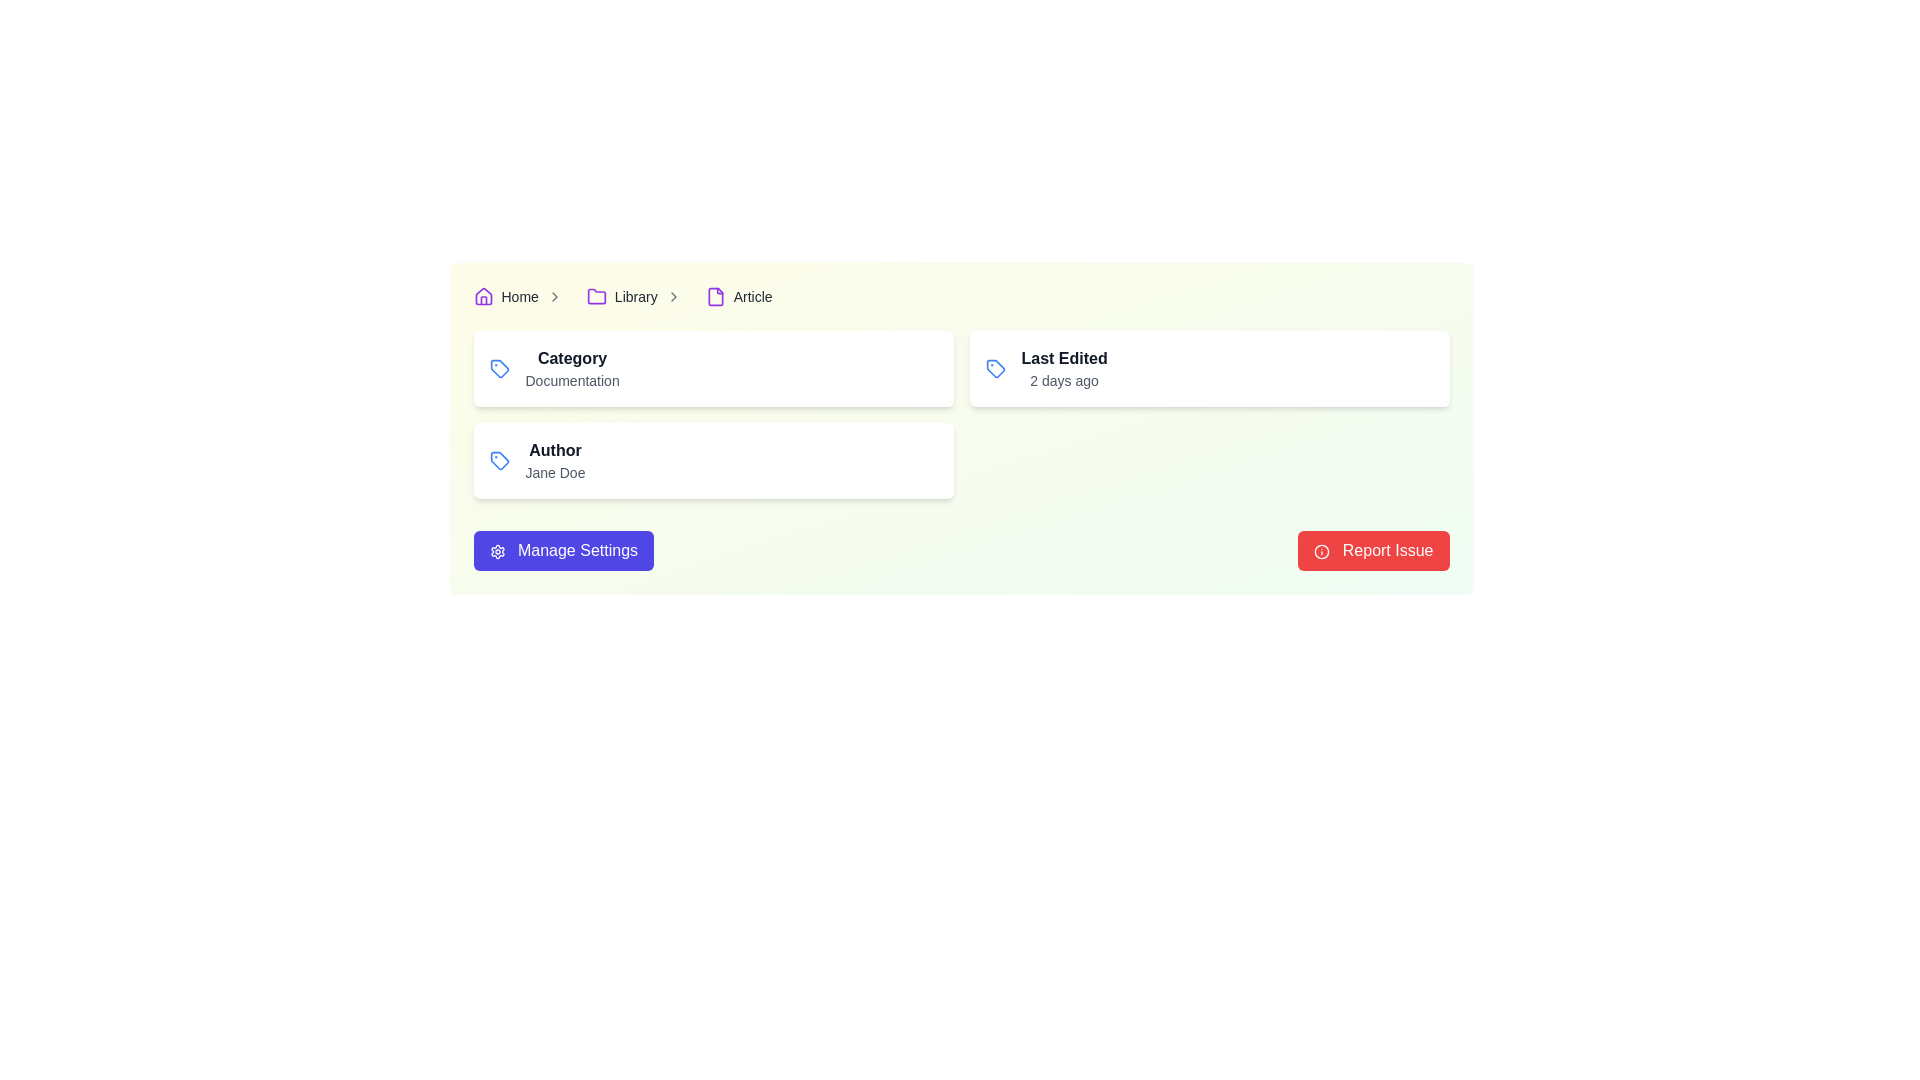  Describe the element at coordinates (595, 296) in the screenshot. I see `the folder SVG icon located in the breadcrumb navigation bar to associate it with the navigation context` at that location.